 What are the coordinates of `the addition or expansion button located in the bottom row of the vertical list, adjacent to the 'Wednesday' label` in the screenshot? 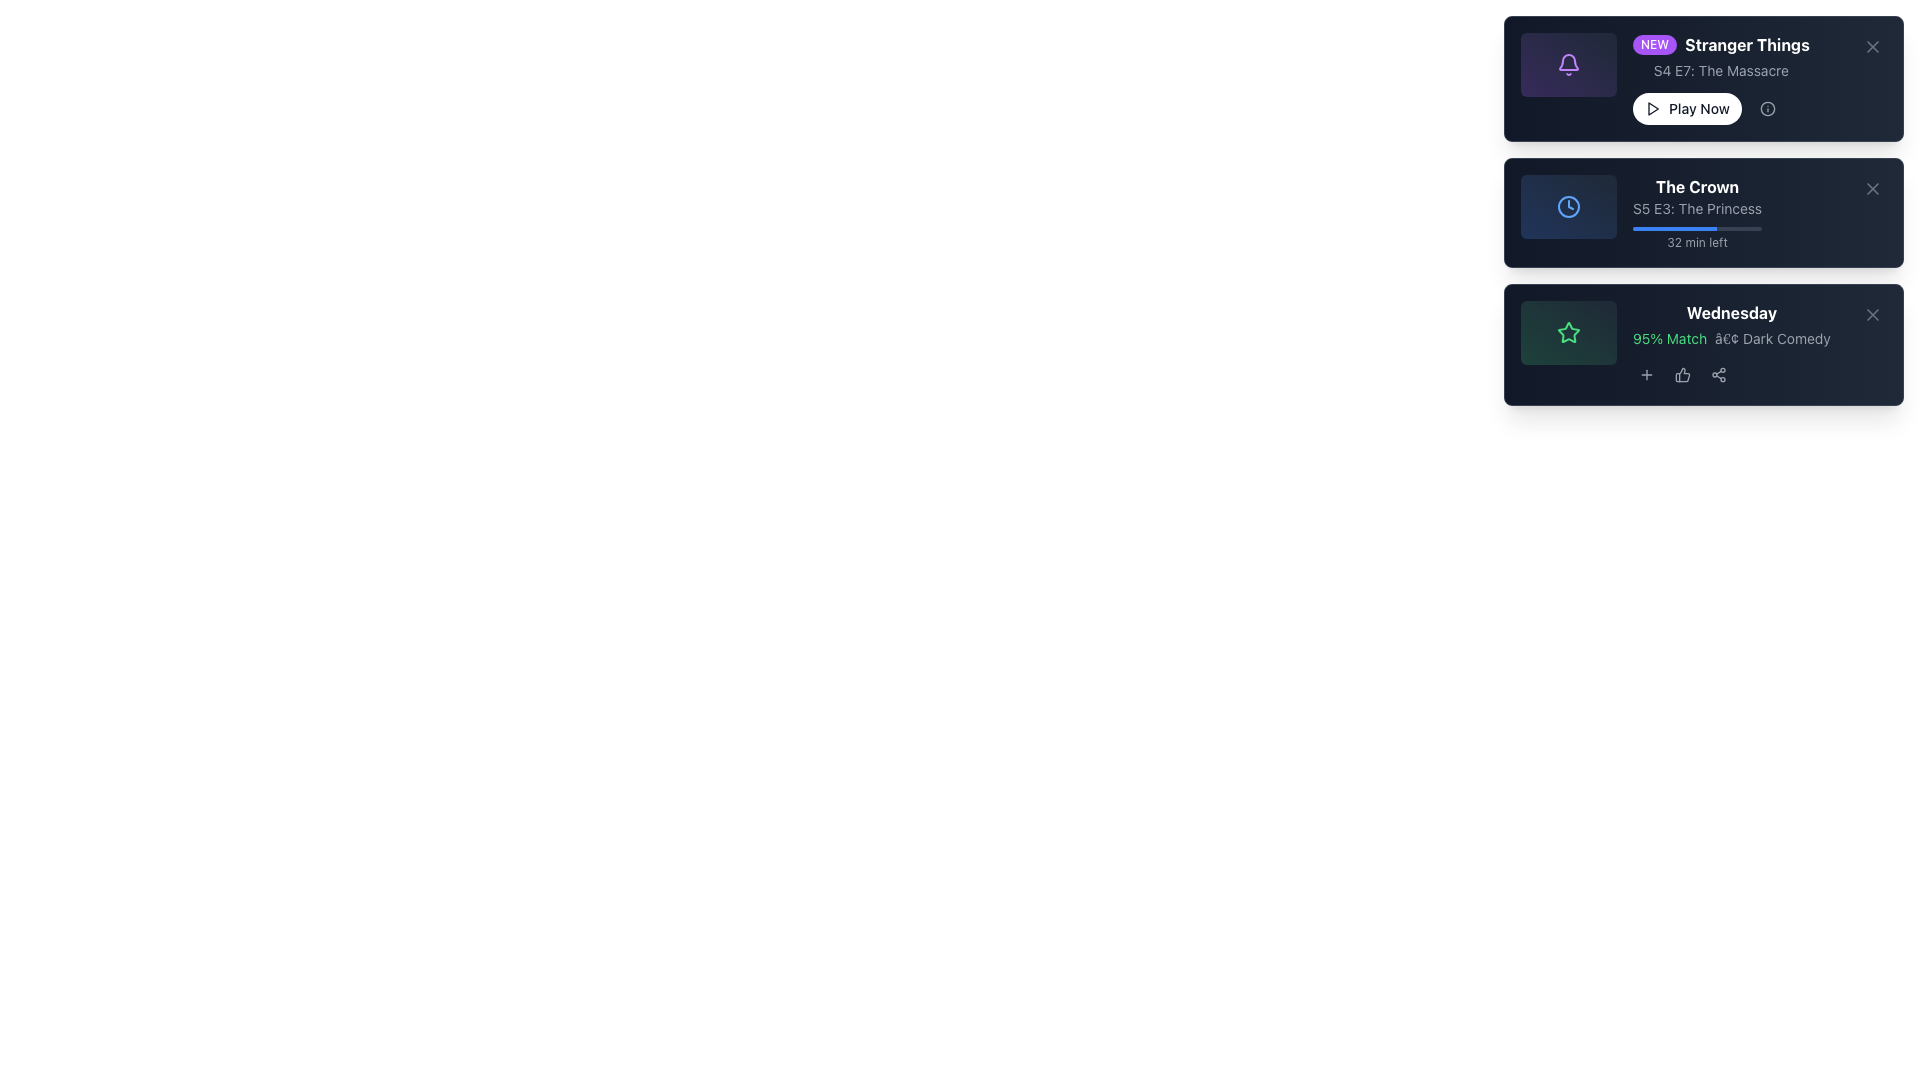 It's located at (1646, 374).